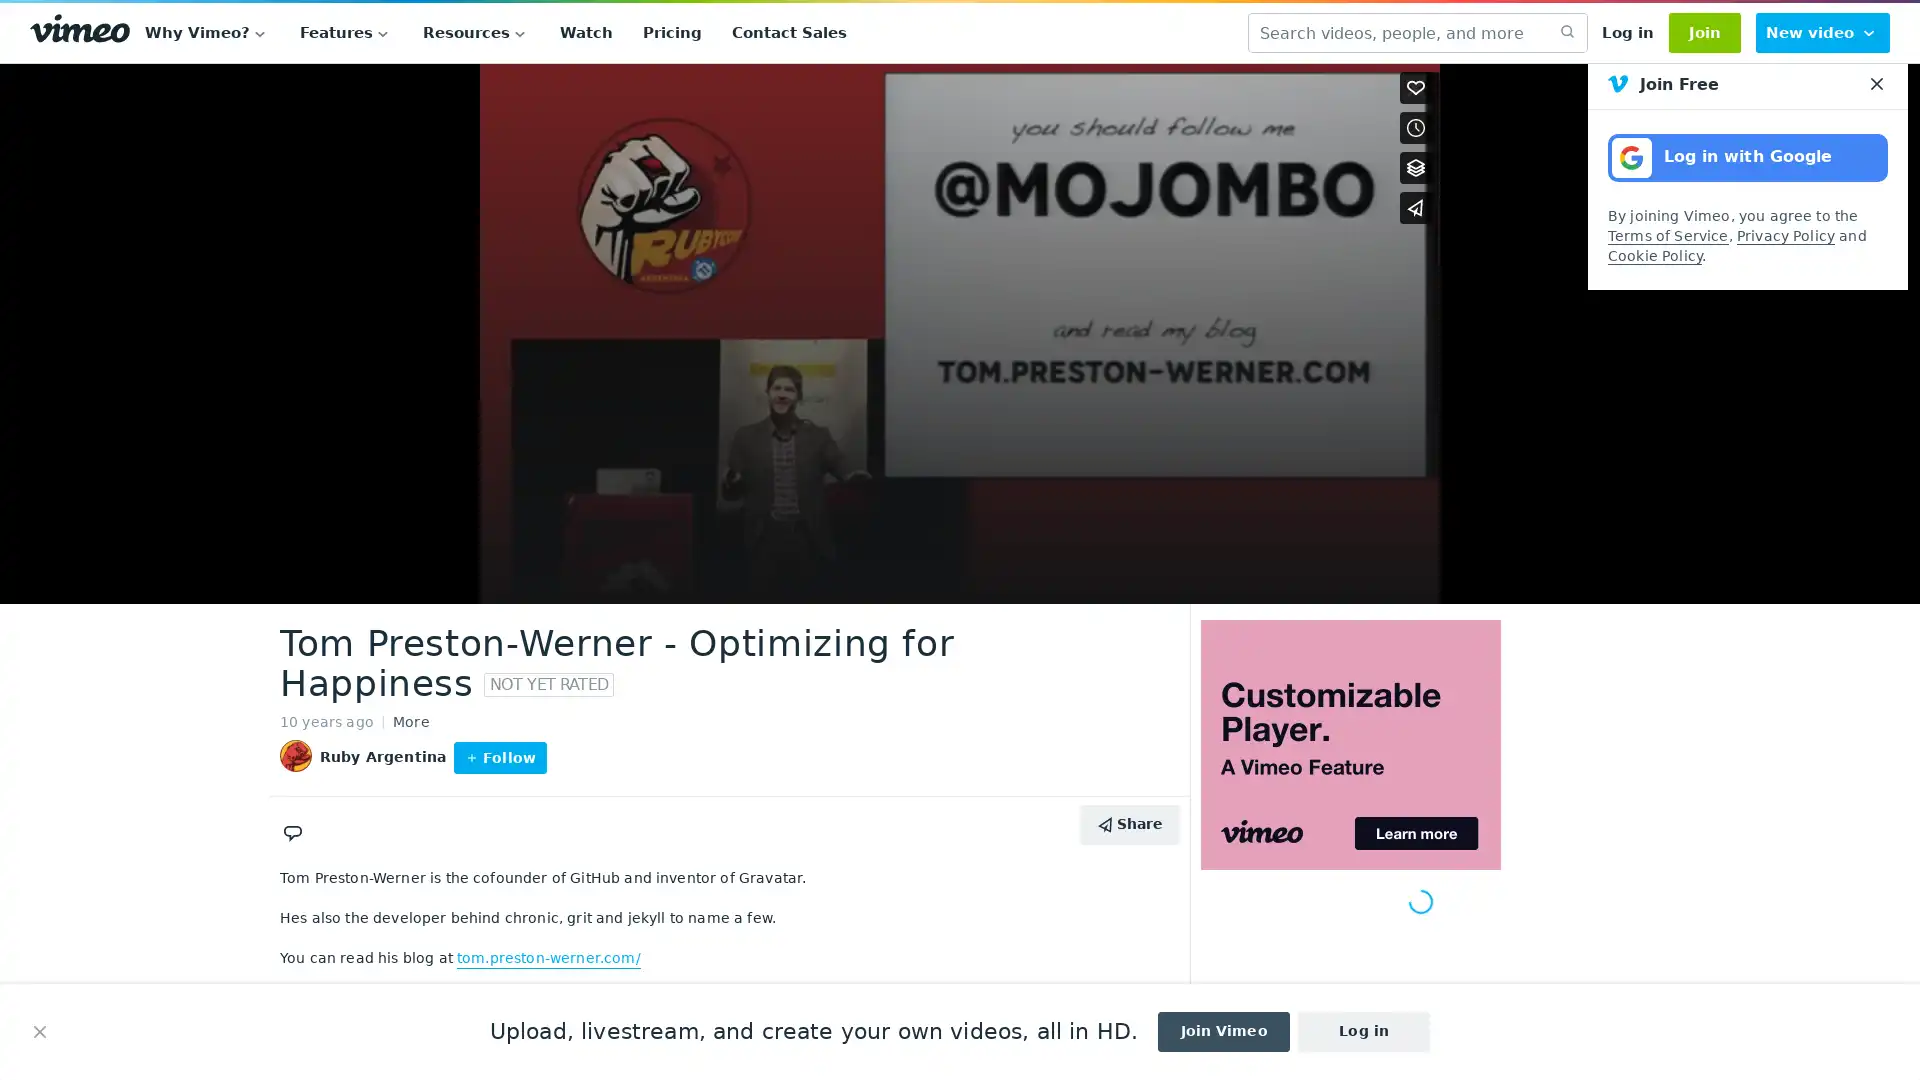 The width and height of the screenshot is (1920, 1080). What do you see at coordinates (1822, 33) in the screenshot?
I see `New video` at bounding box center [1822, 33].